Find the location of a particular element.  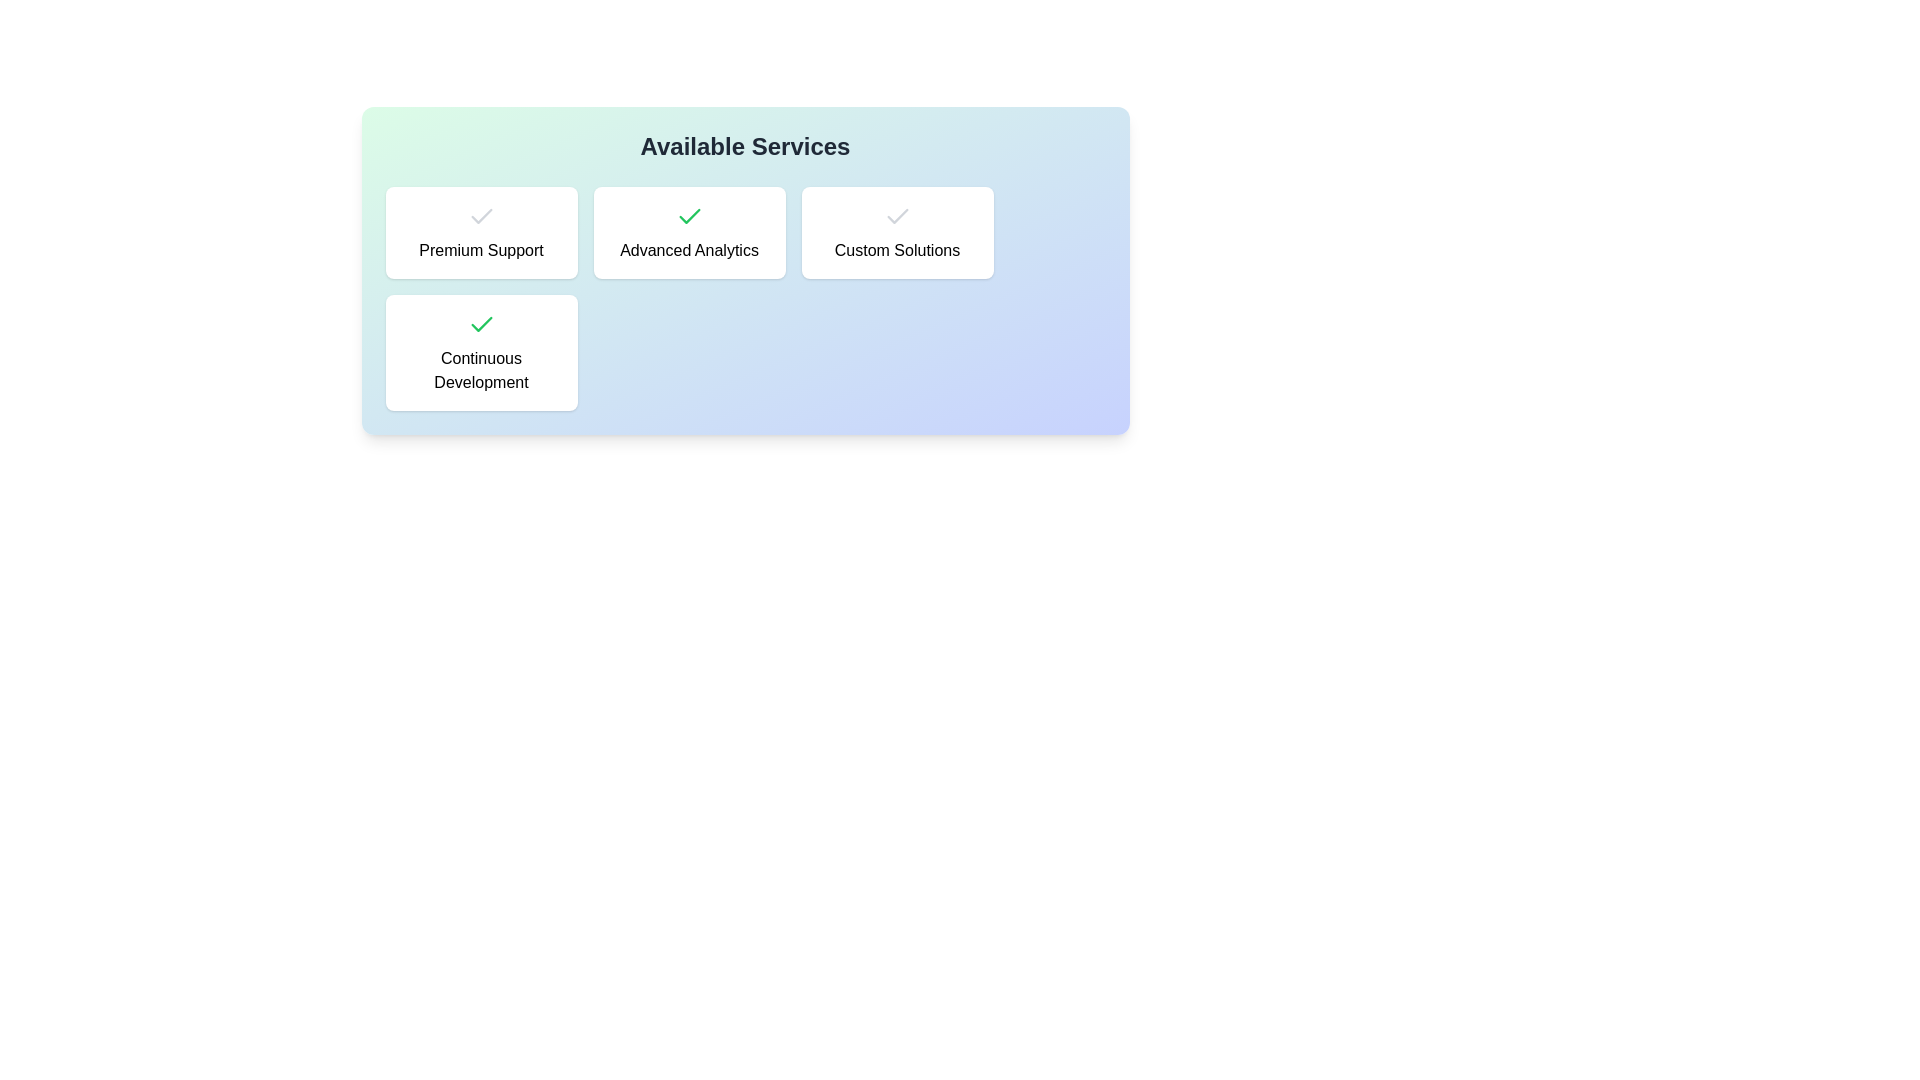

the status of the checkmark icon located in the 'Advanced Analytics' box, which indicates a confirmation or positive status in the 'Available Services' section is located at coordinates (896, 216).